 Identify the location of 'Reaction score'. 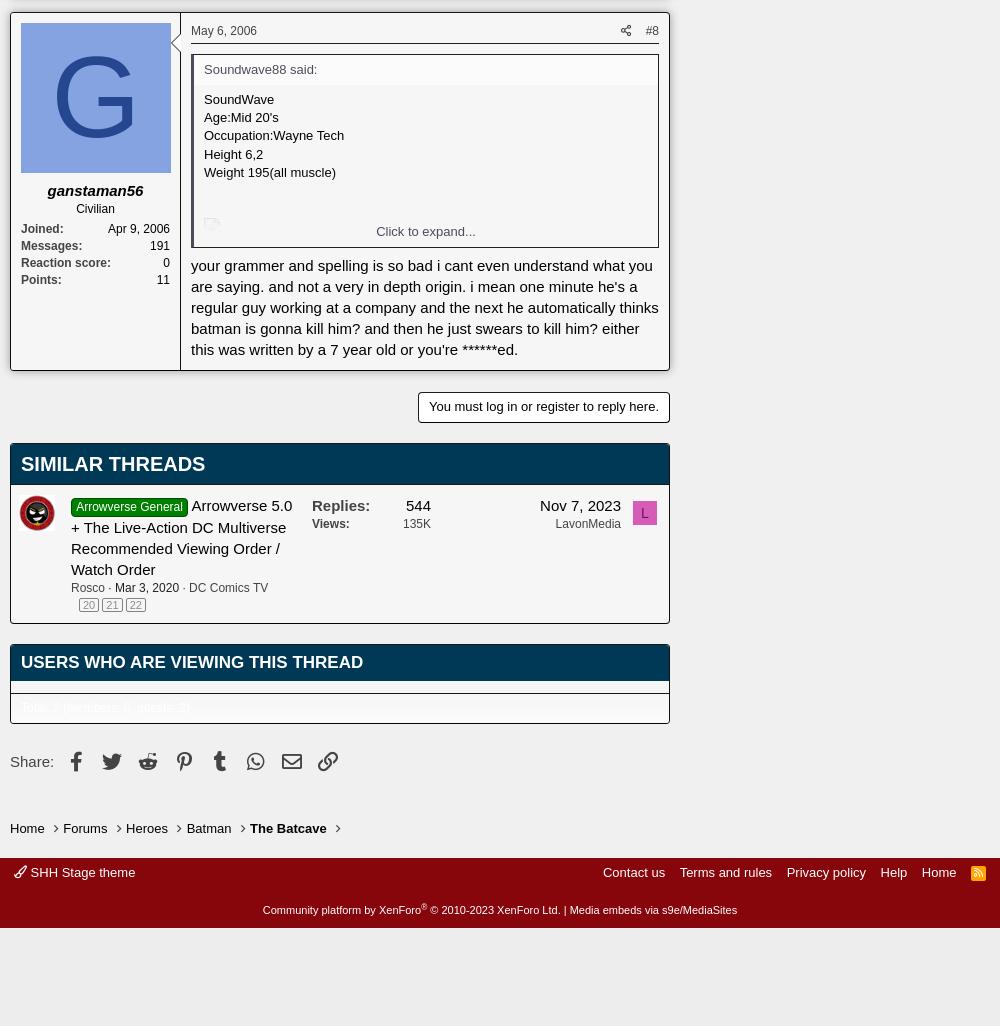
(63, 261).